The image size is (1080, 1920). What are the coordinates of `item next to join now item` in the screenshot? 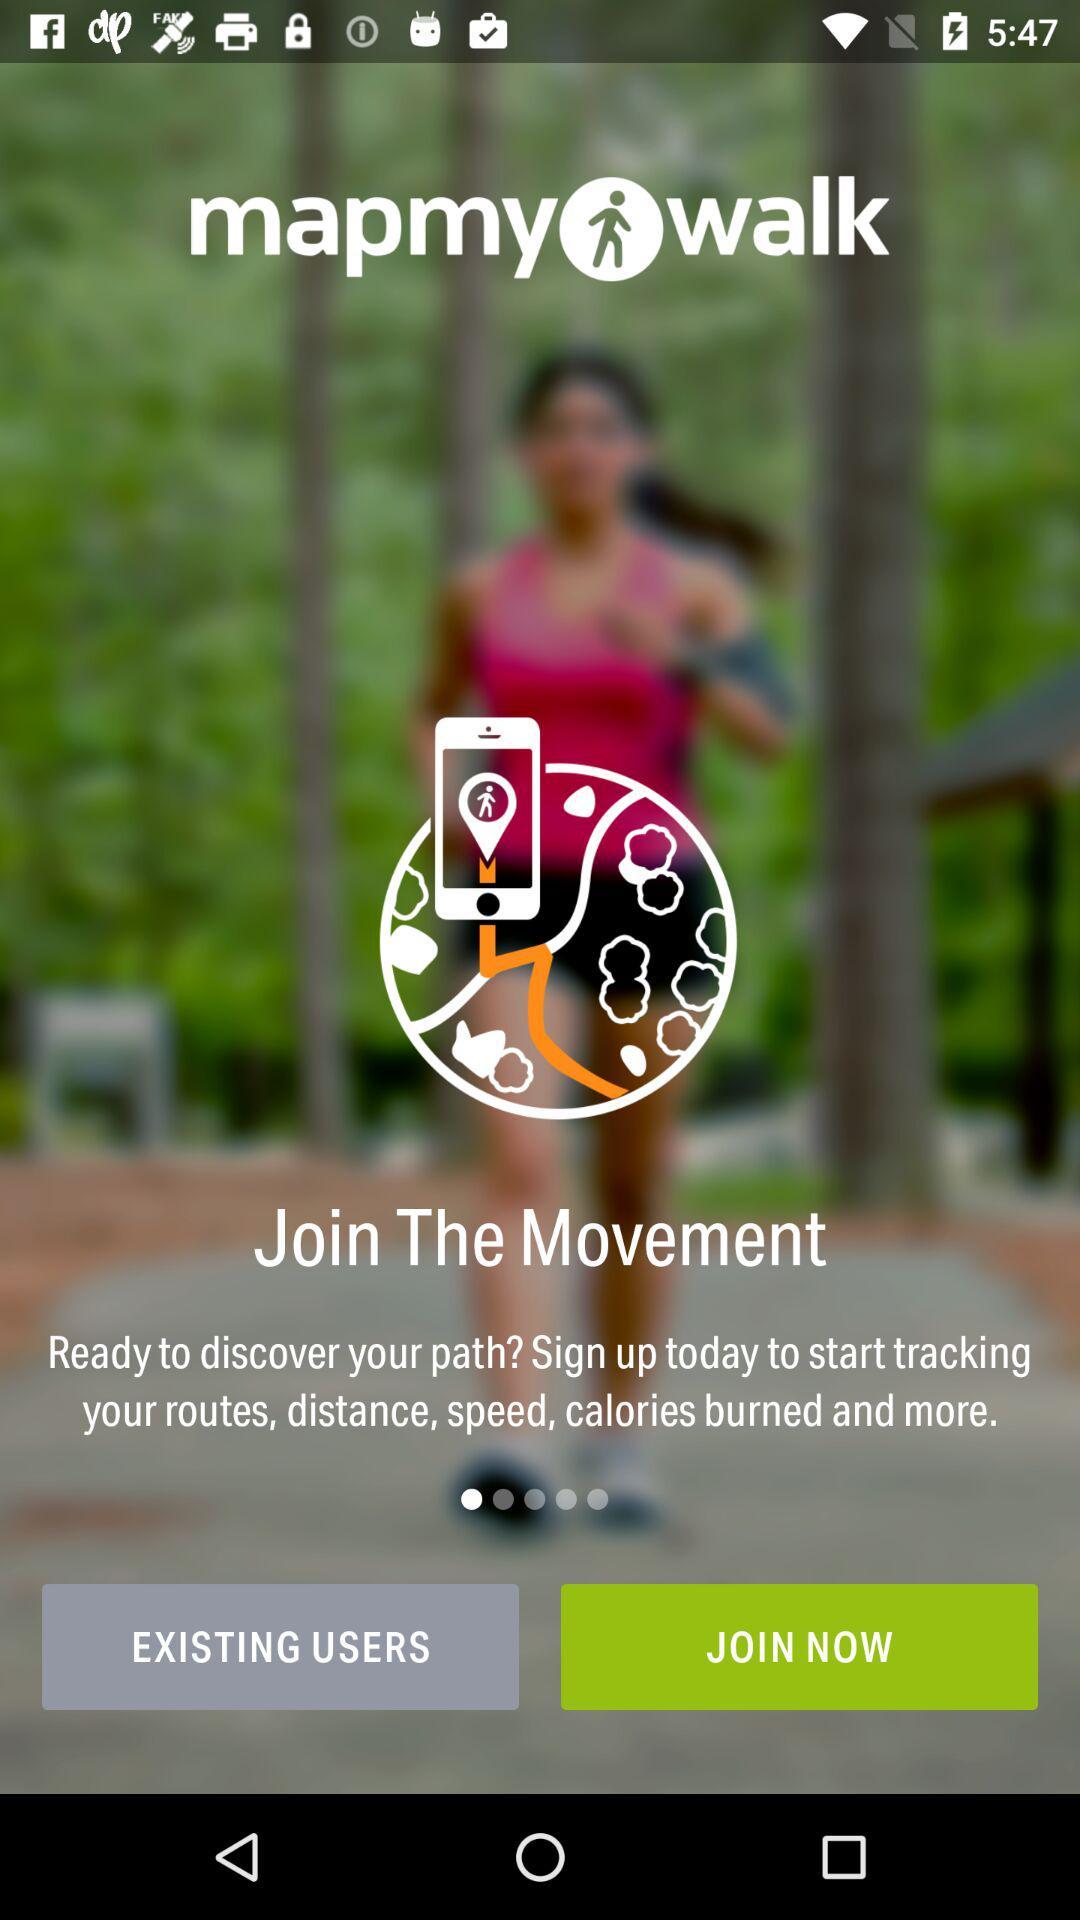 It's located at (280, 1646).